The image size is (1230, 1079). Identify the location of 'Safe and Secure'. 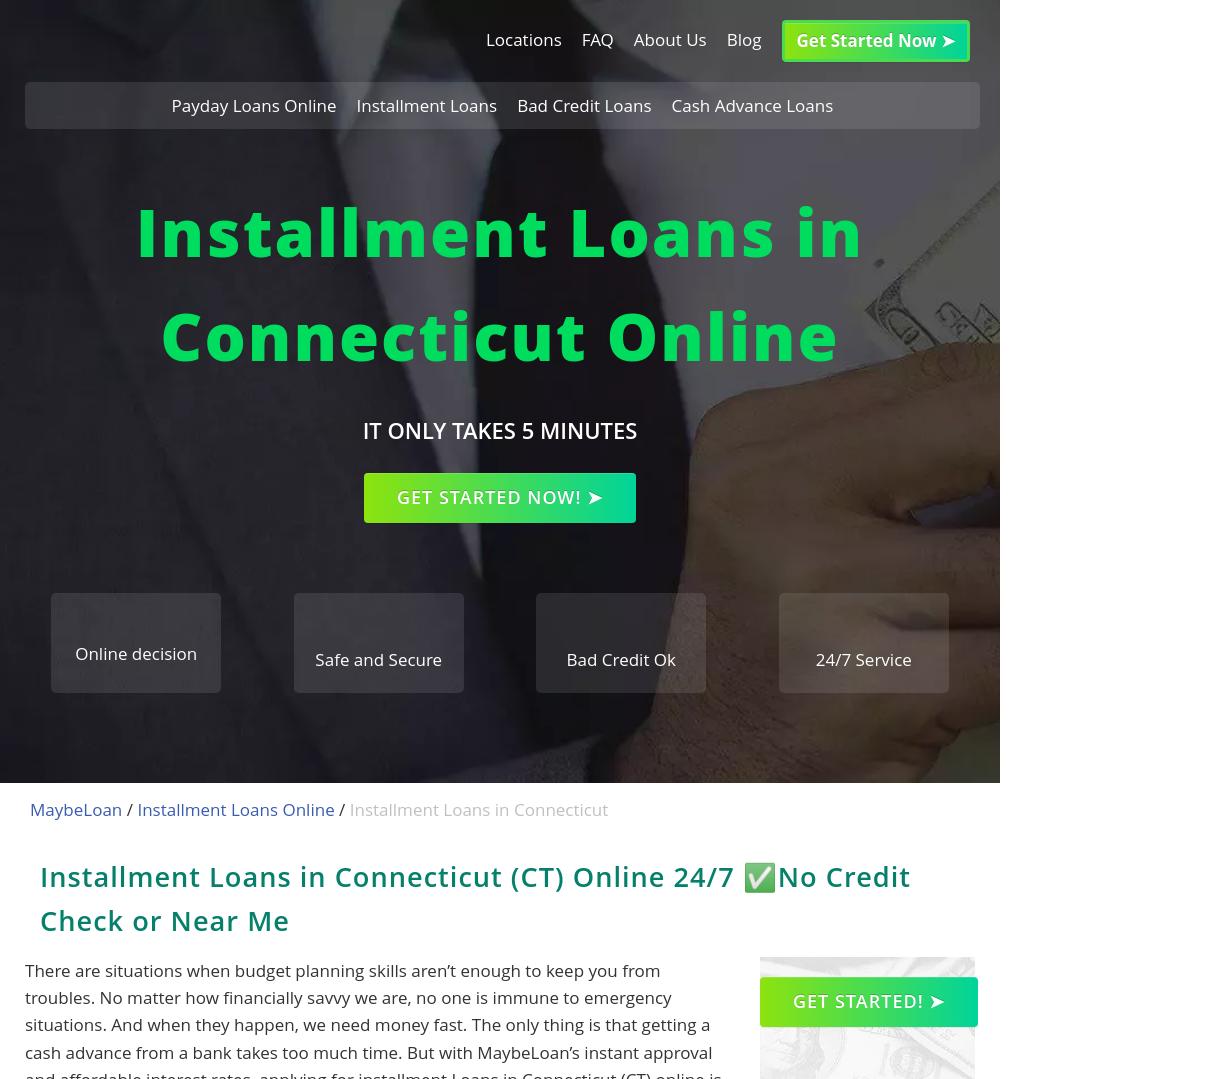
(314, 657).